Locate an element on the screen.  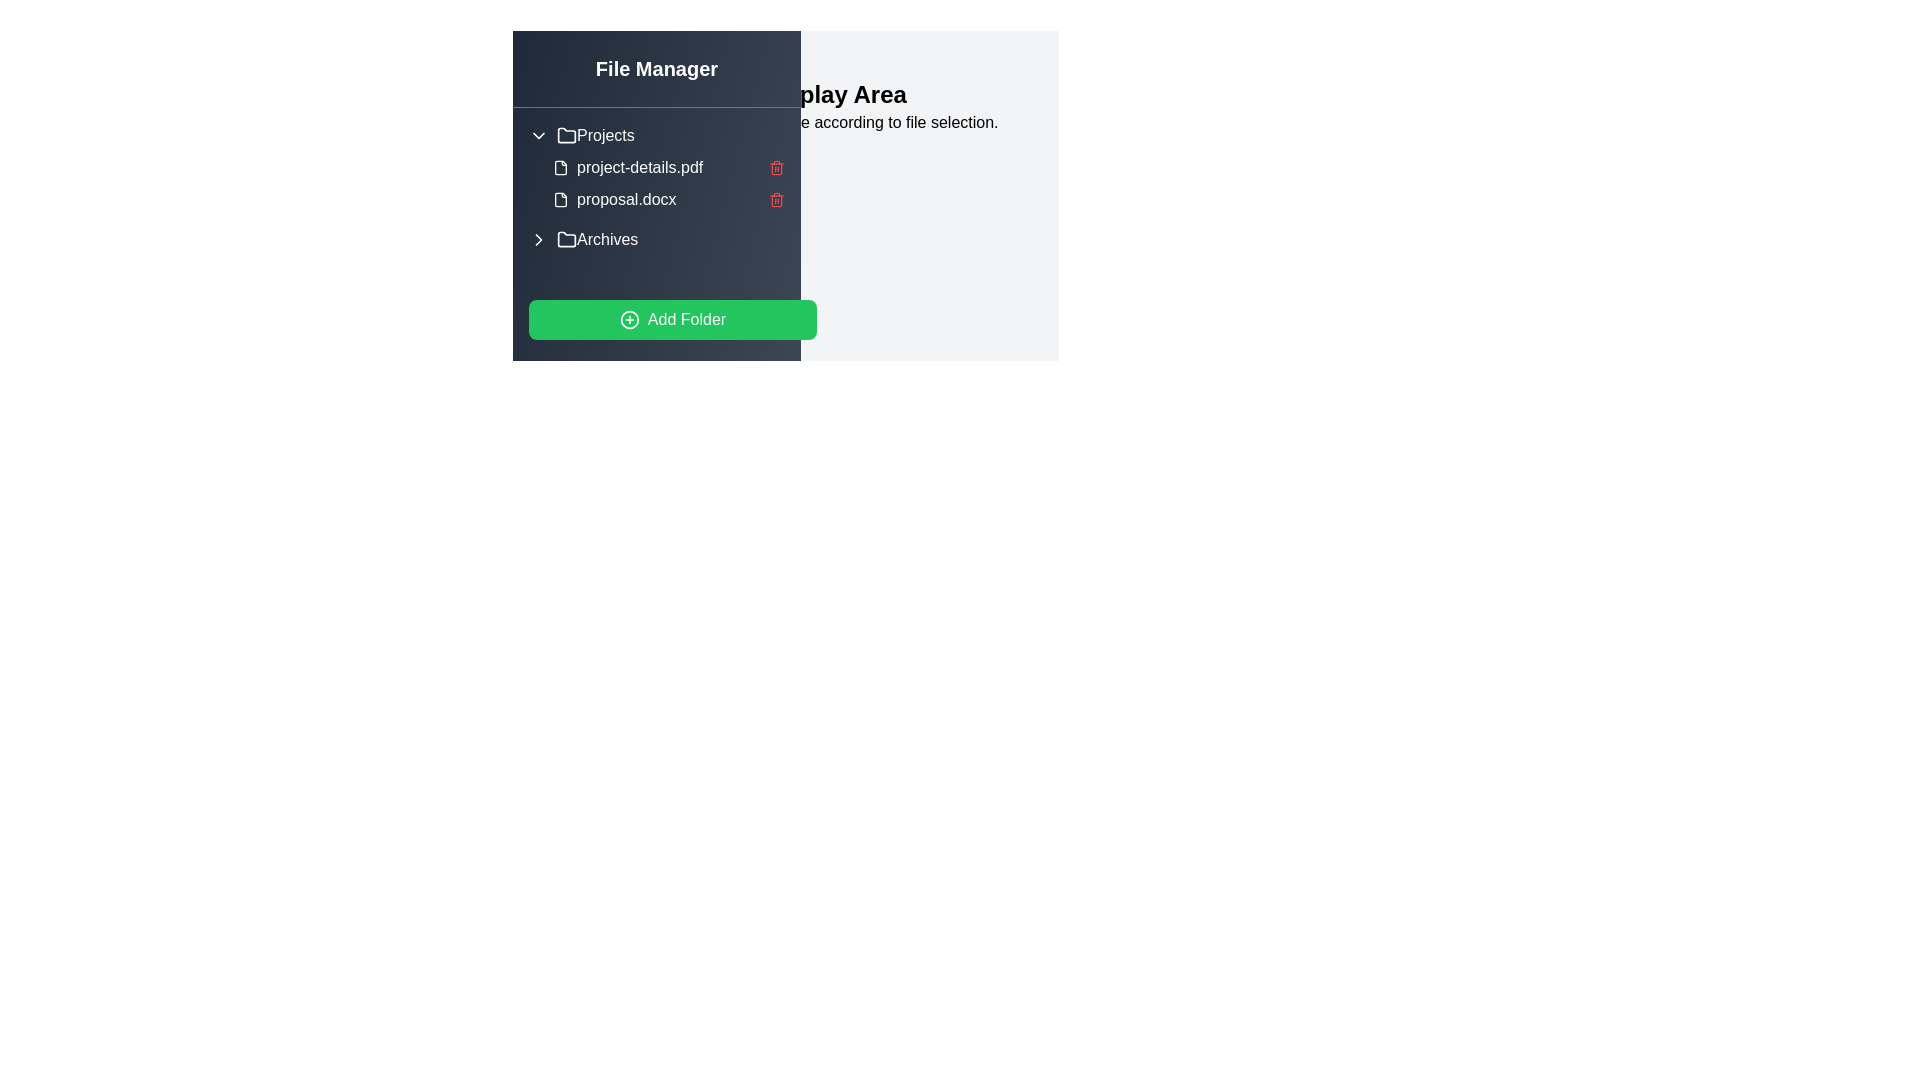
the chevron arrow icon located to the left of the 'Archives' folder label in the 'File Manager' sidebar is located at coordinates (538, 238).